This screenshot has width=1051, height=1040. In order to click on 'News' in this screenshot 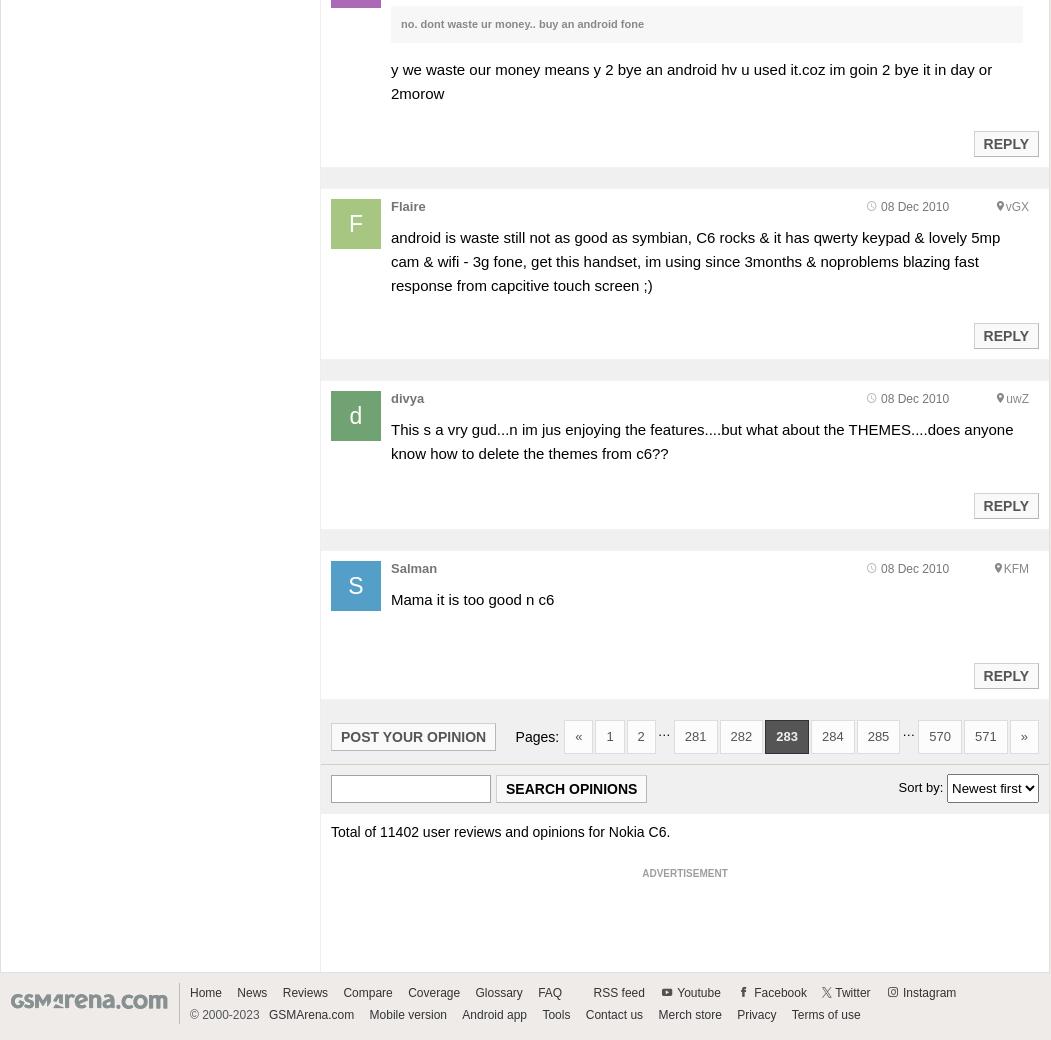, I will do `click(236, 992)`.